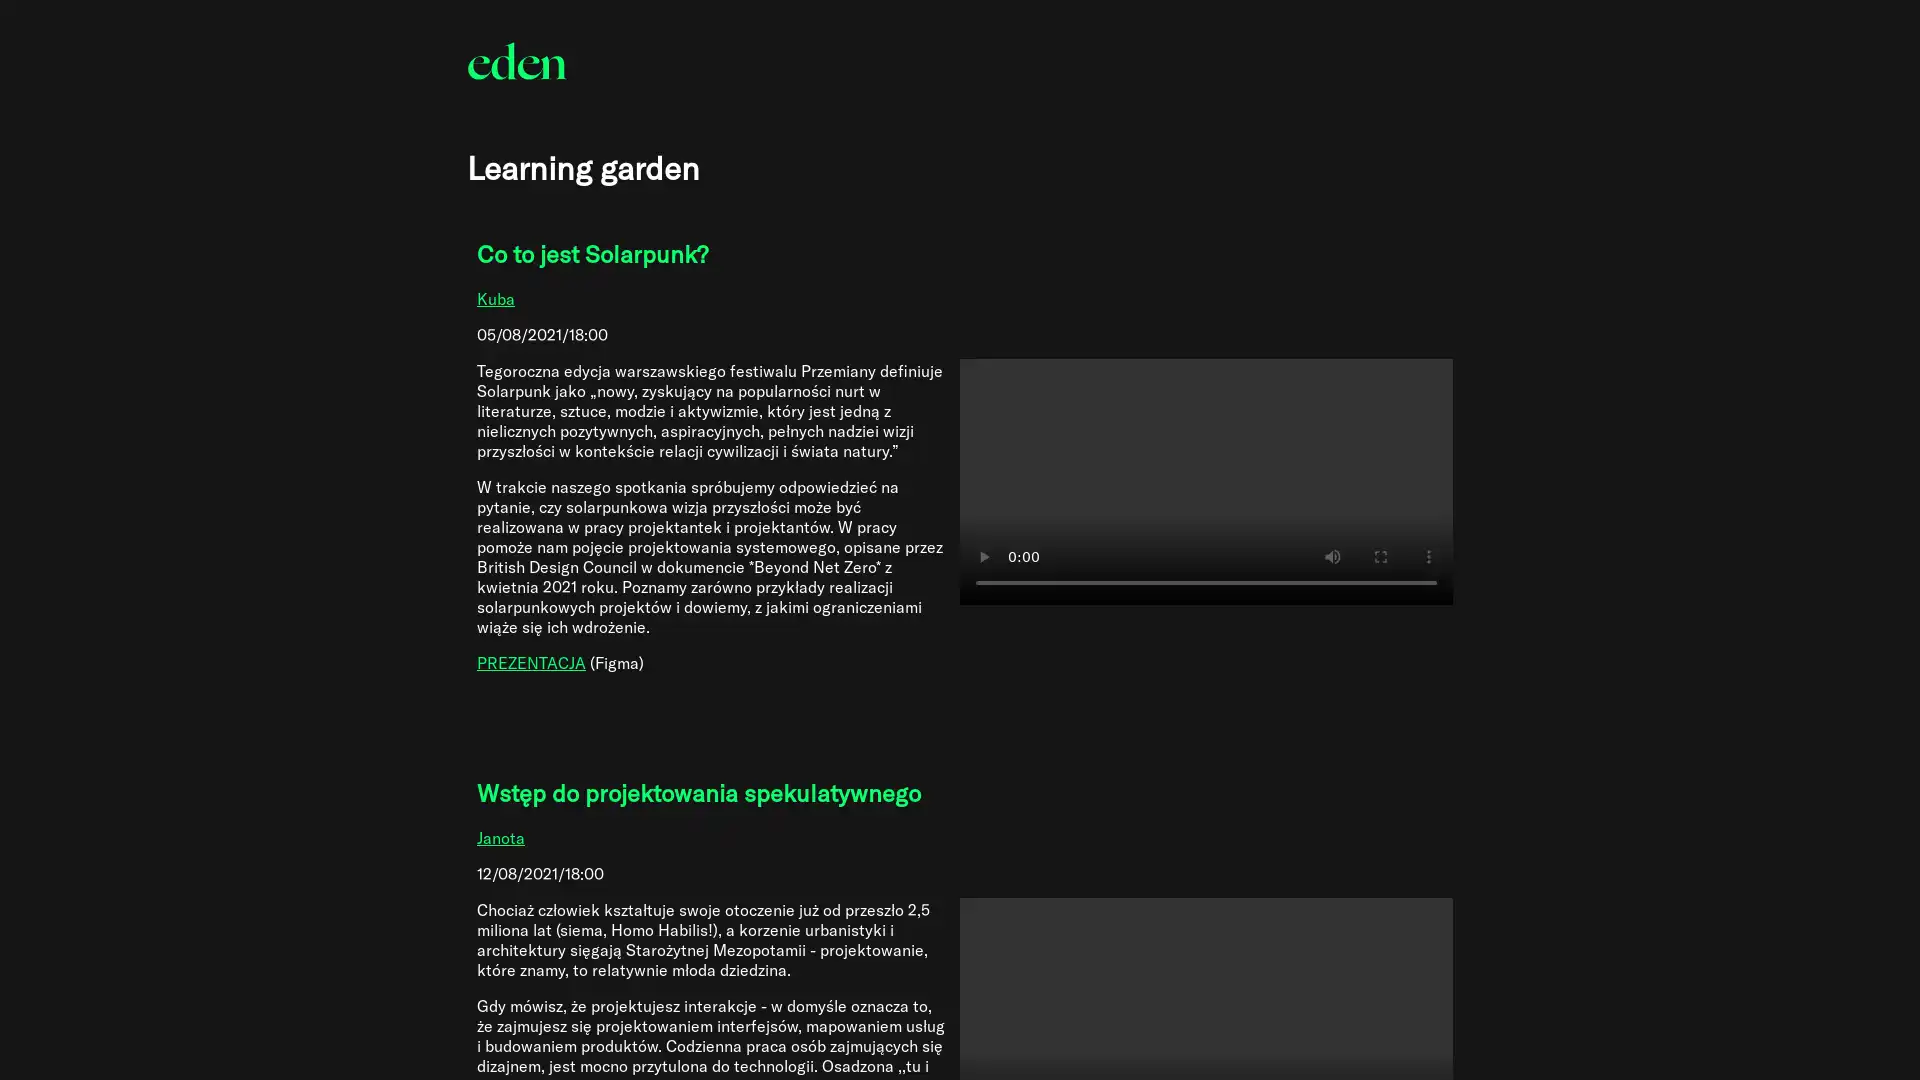  What do you see at coordinates (1426, 556) in the screenshot?
I see `show more media controls` at bounding box center [1426, 556].